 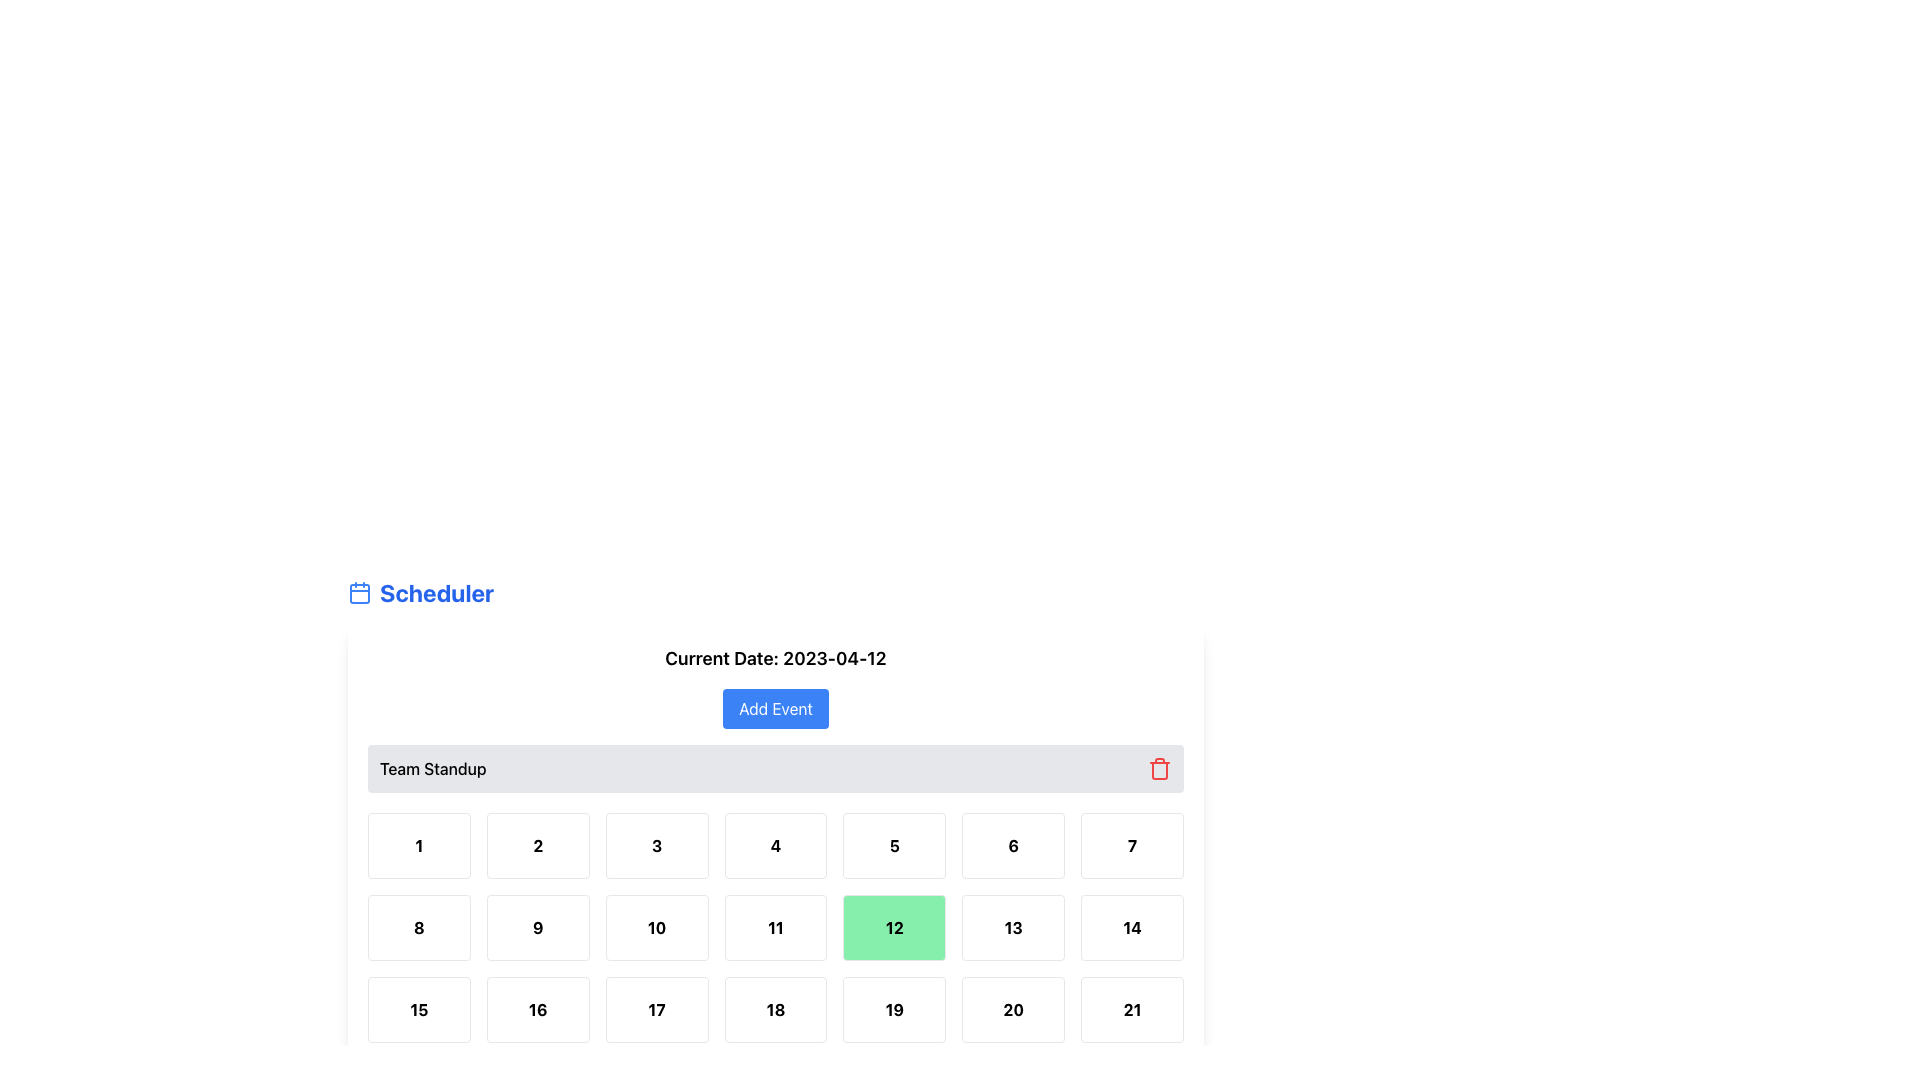 What do you see at coordinates (775, 928) in the screenshot?
I see `the calendar date cell displaying the number '11', which is styled with a clean, bold font and is positioned in the second row and fourth column of the grid layout` at bounding box center [775, 928].